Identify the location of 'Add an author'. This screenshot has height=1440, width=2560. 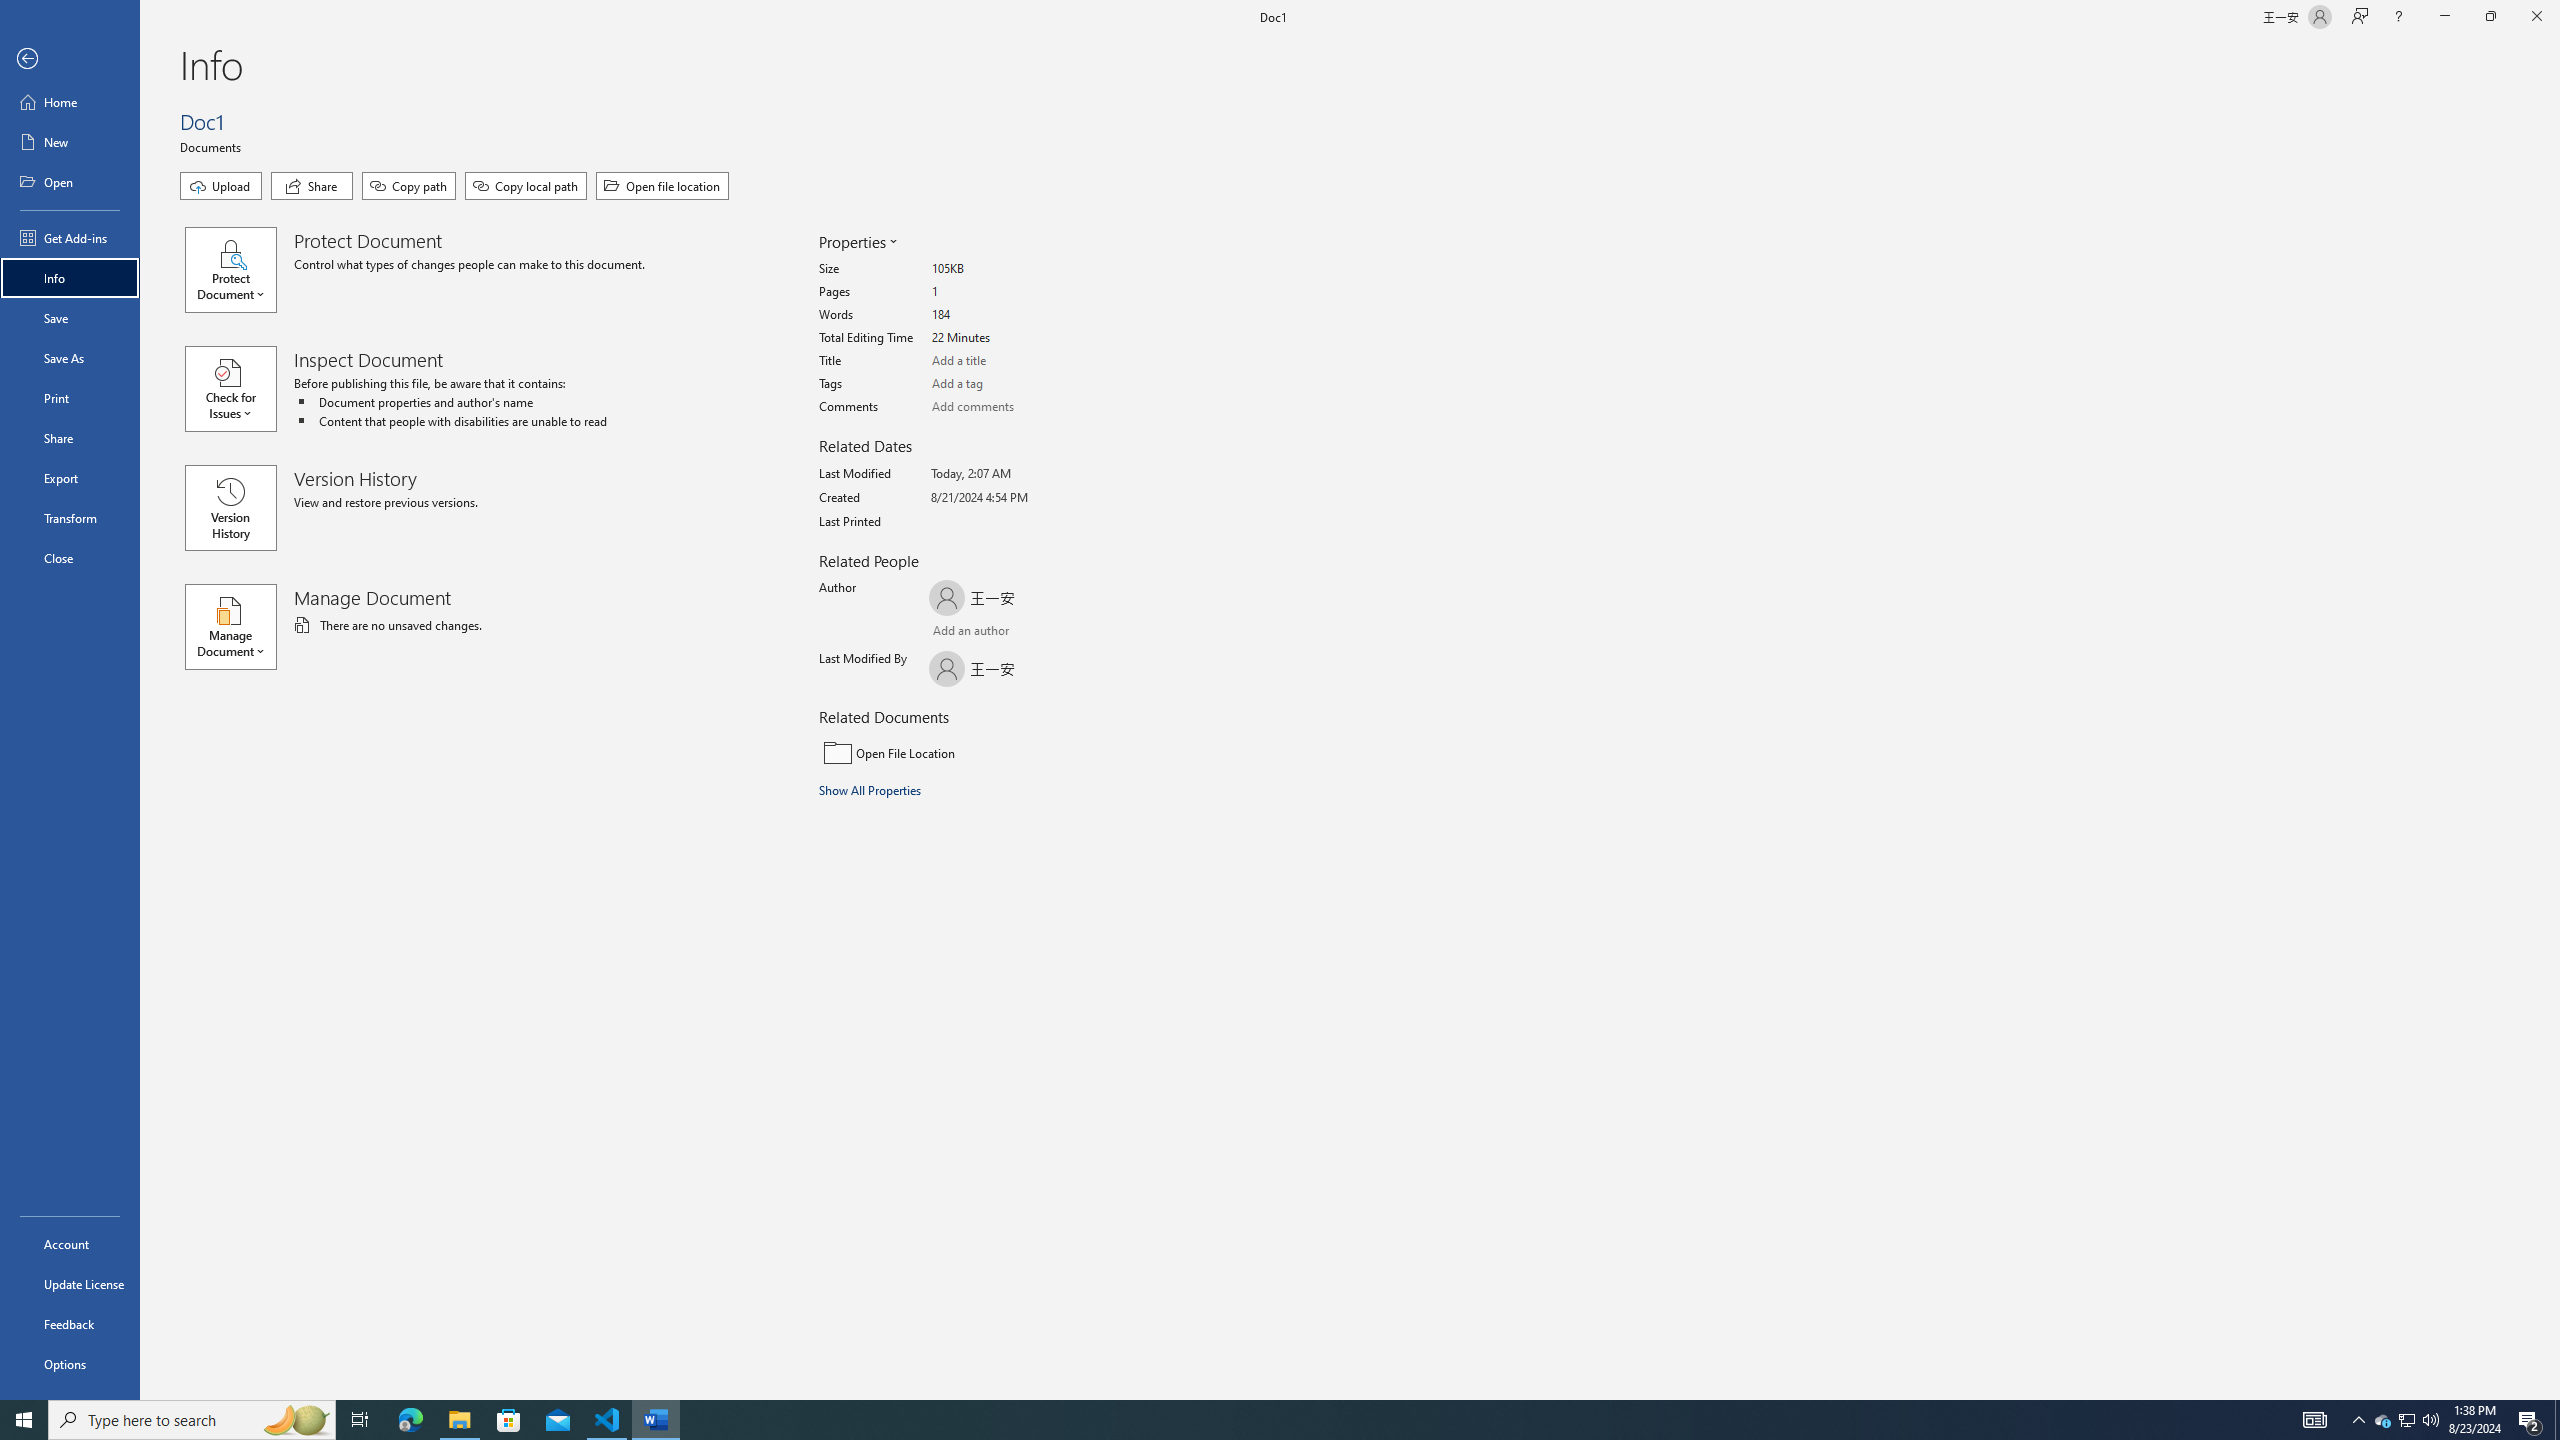
(949, 632).